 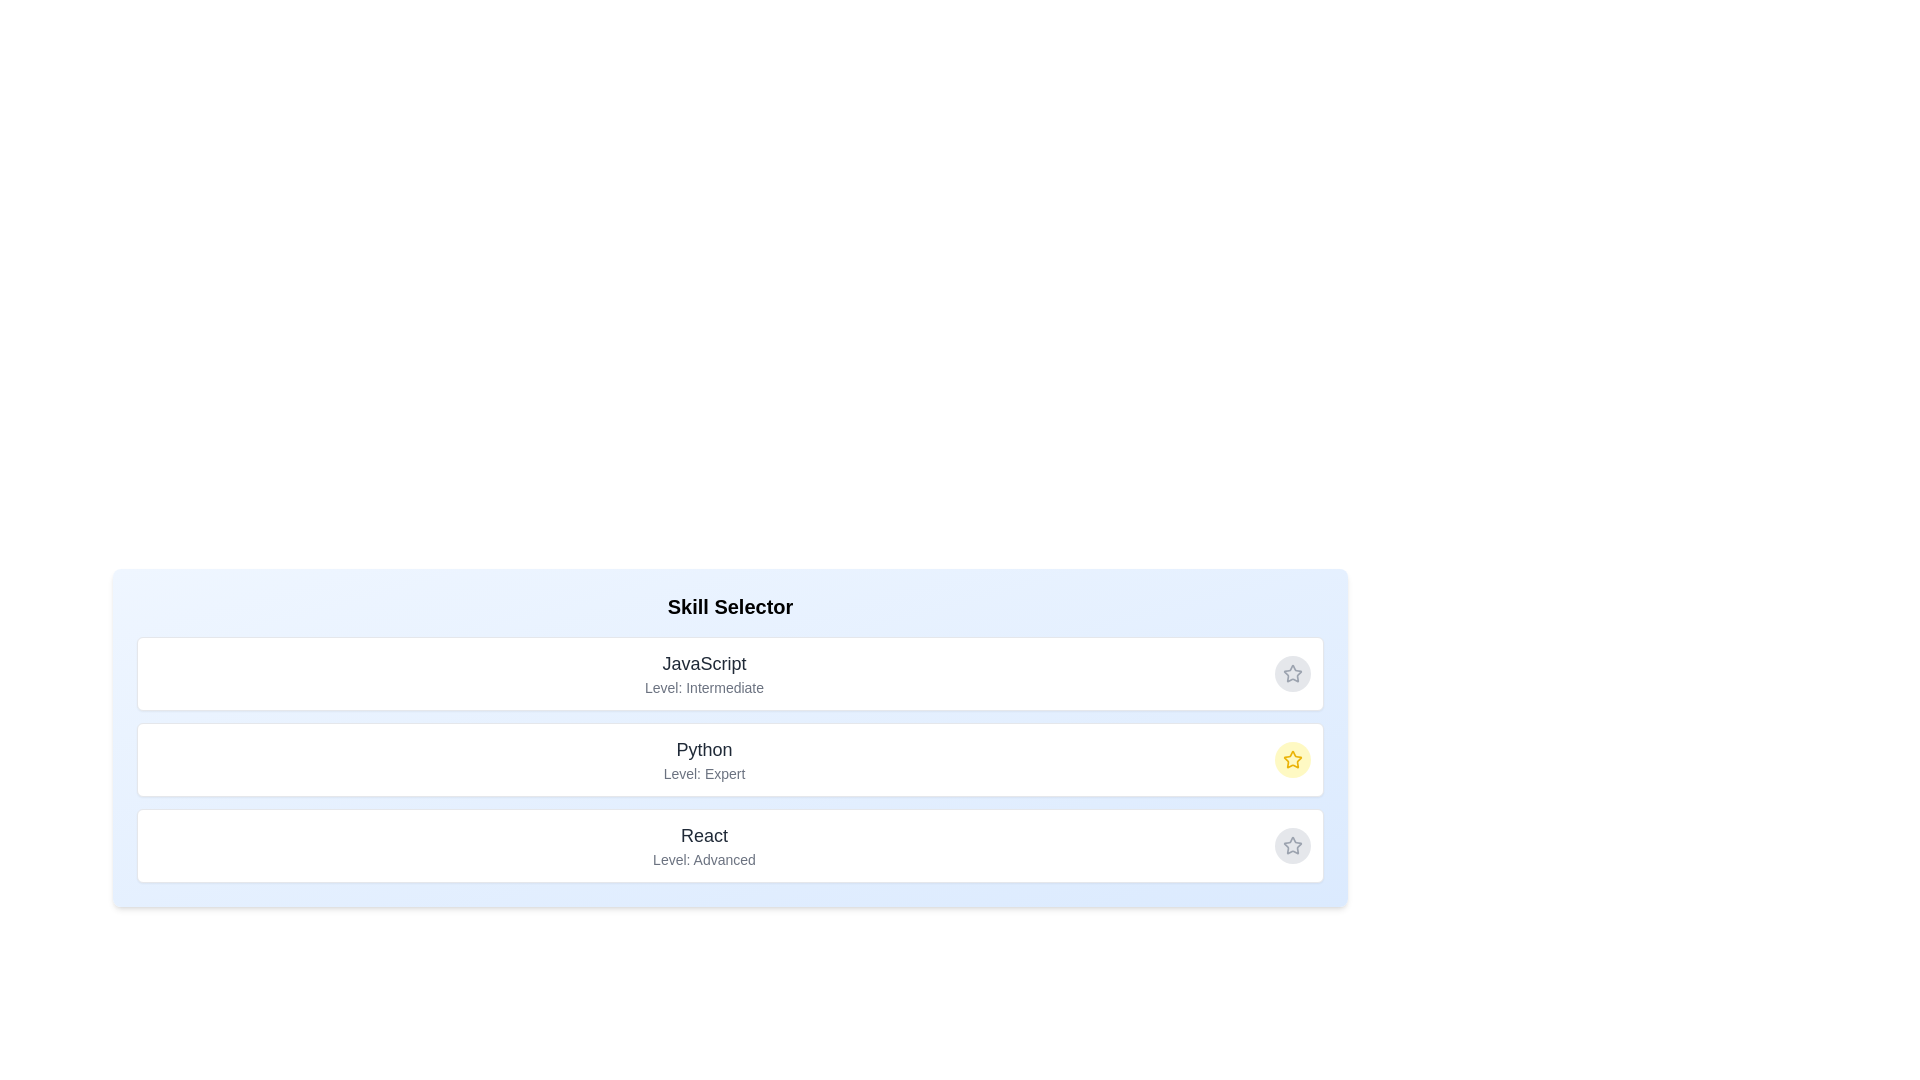 What do you see at coordinates (729, 759) in the screenshot?
I see `the skill item Python to inspect its hover effects` at bounding box center [729, 759].